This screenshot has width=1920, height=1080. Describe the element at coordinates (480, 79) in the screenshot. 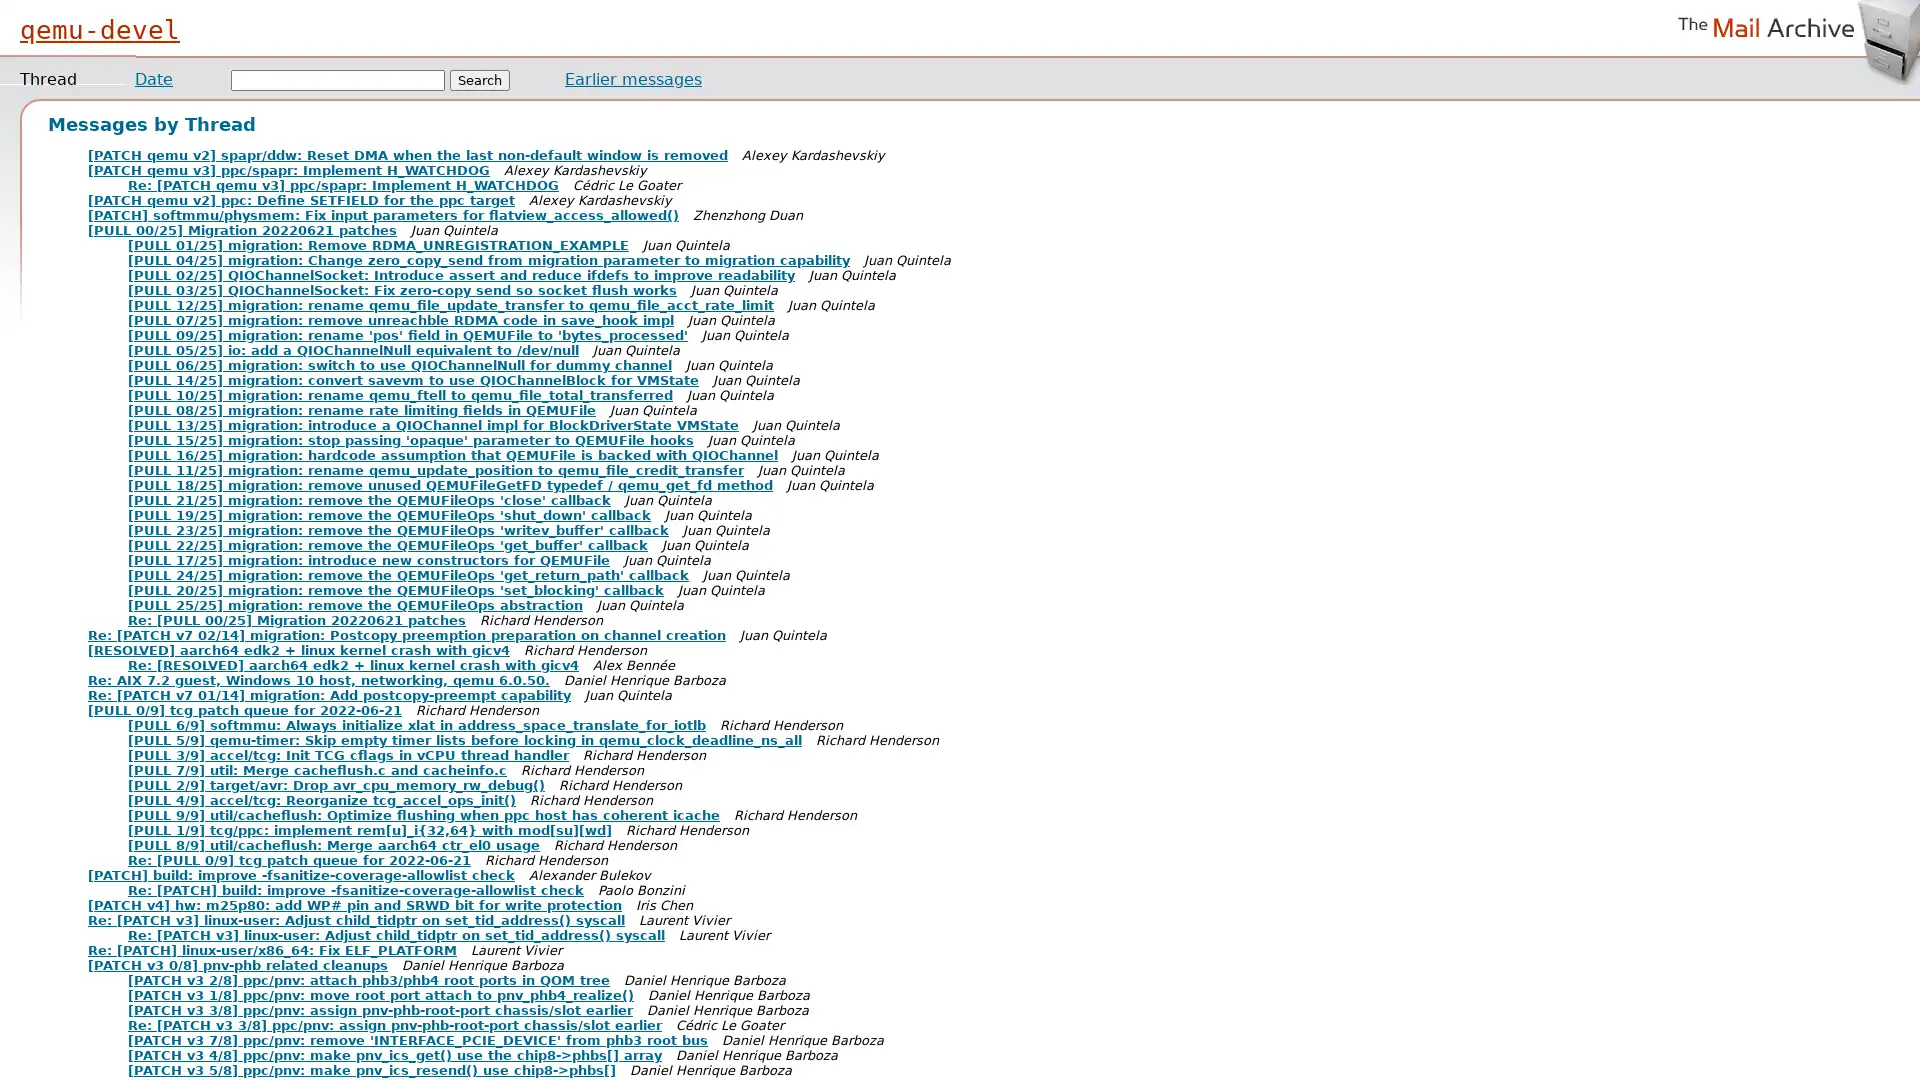

I see `Search` at that location.